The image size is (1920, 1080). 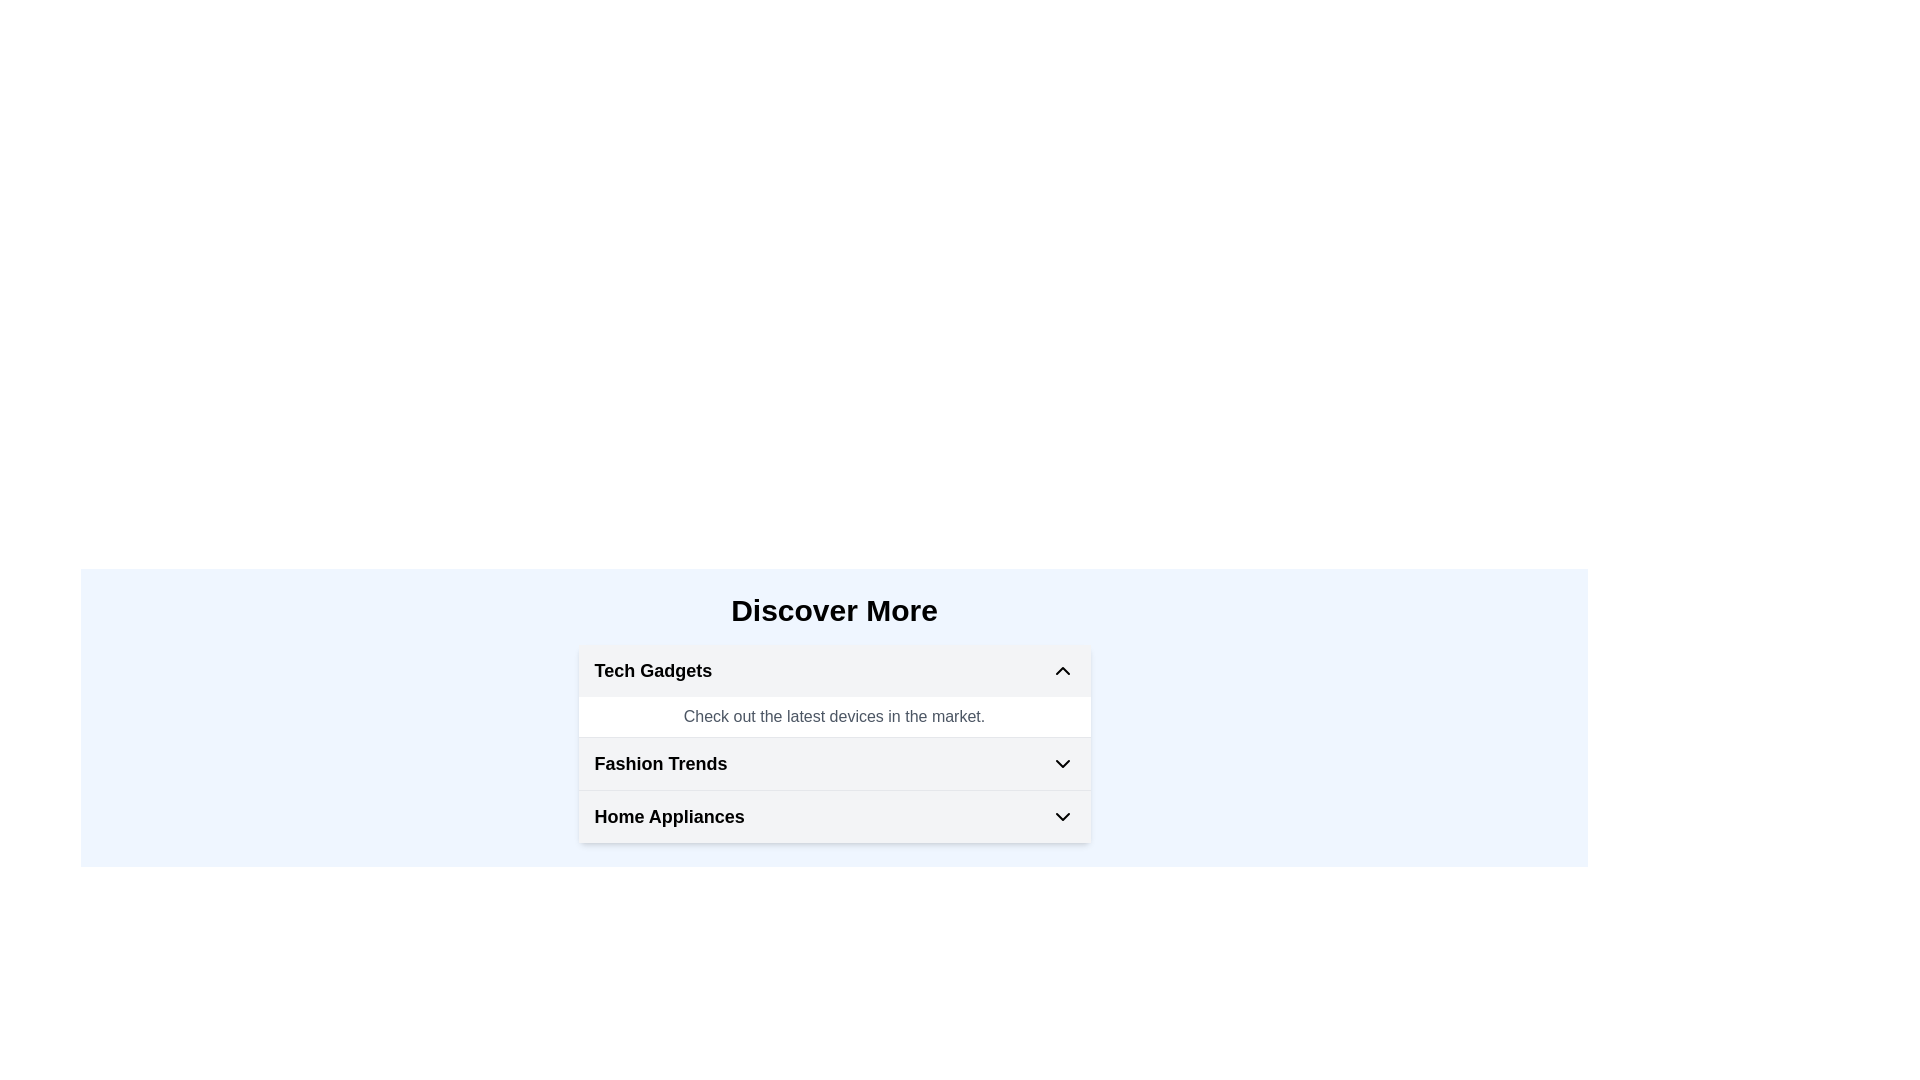 I want to click on the 'Tech Gadgets' text heading, which serves as a title for the corresponding section in a vertically stacked collapsible items layout, so click(x=653, y=671).